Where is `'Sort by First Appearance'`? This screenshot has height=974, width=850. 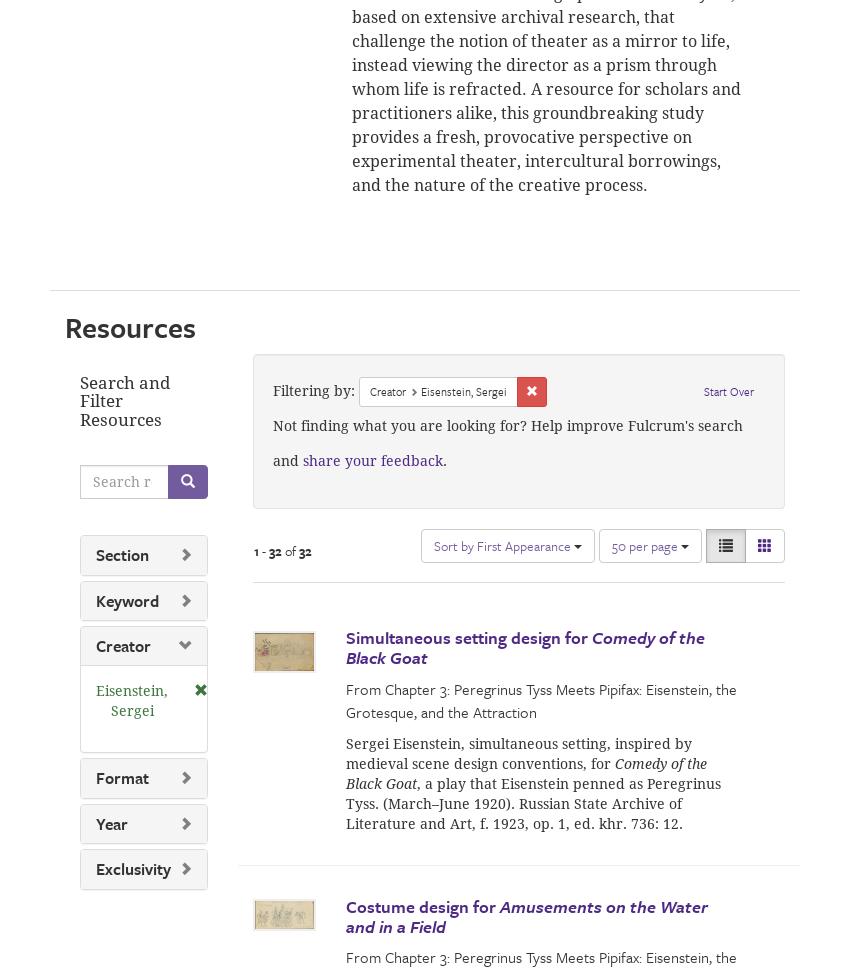
'Sort by First Appearance' is located at coordinates (503, 544).